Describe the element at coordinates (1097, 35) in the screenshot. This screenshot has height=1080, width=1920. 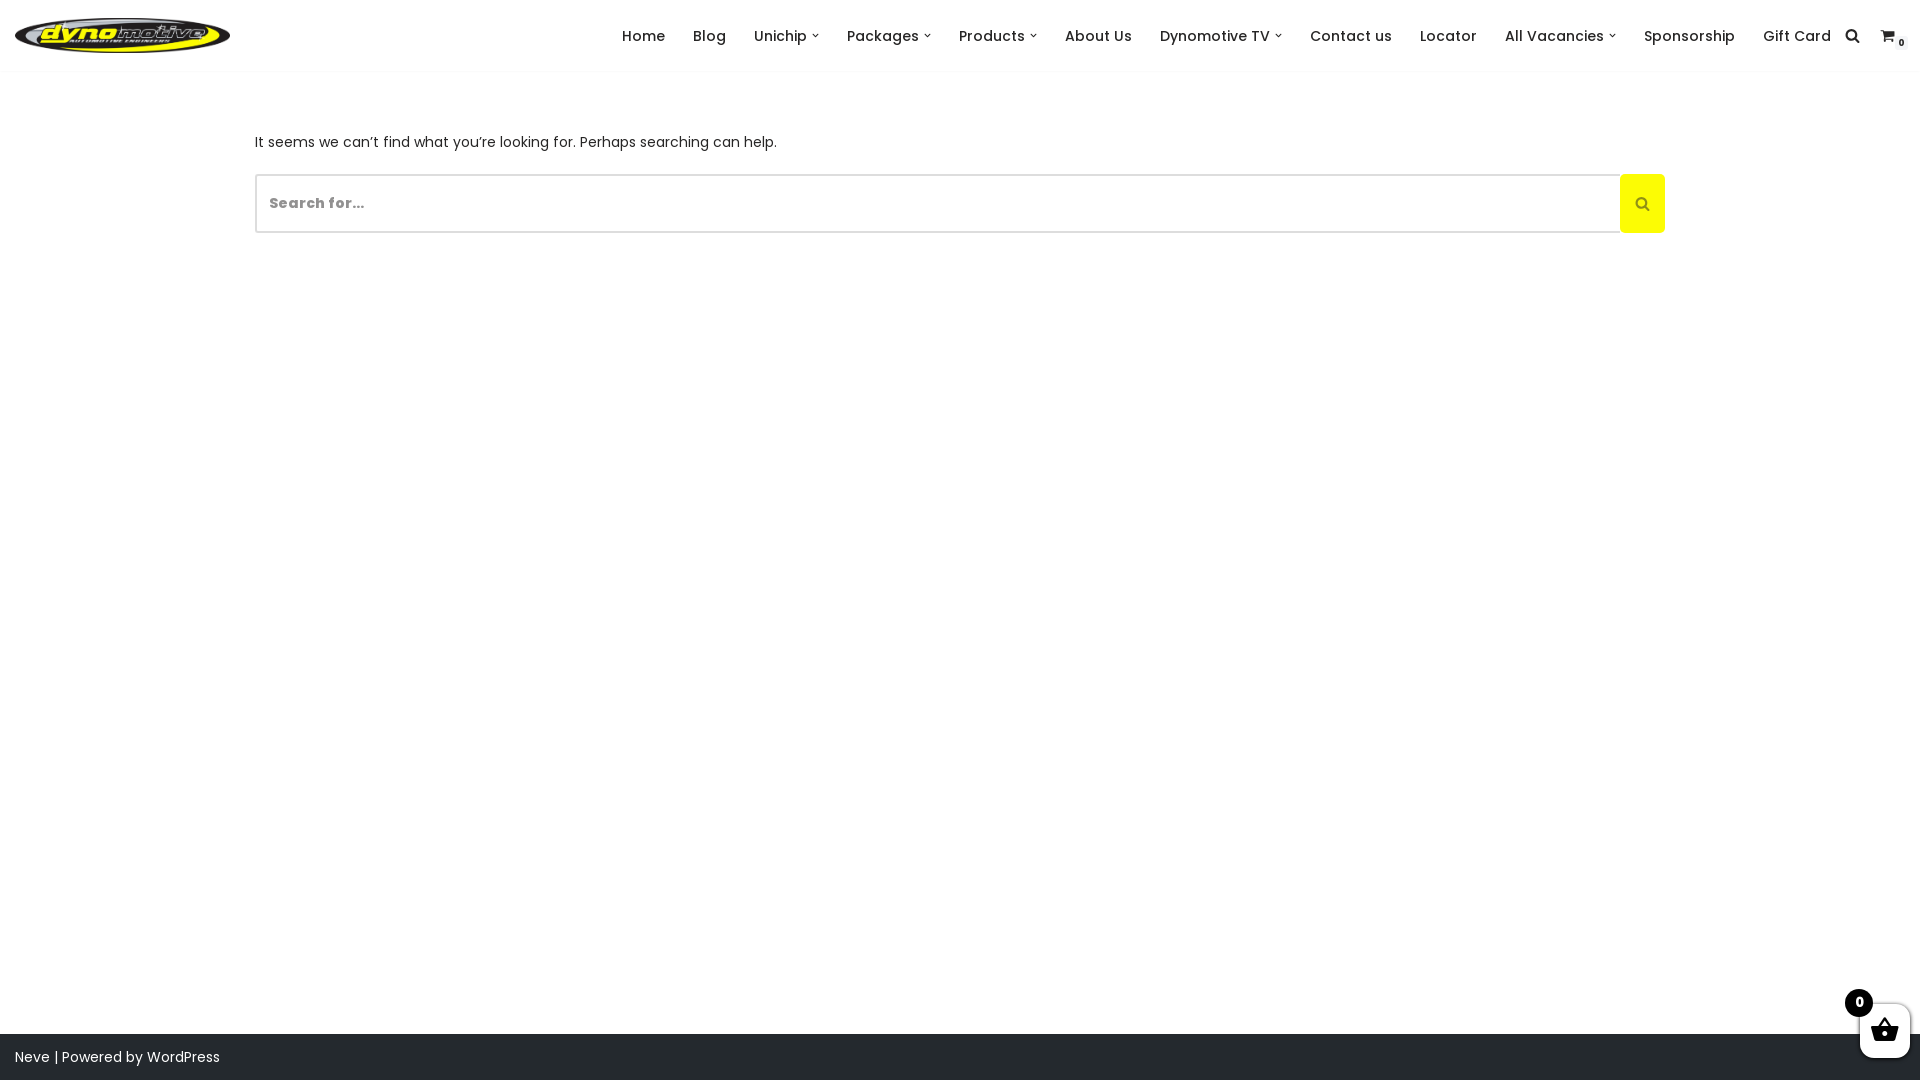
I see `'About Us'` at that location.